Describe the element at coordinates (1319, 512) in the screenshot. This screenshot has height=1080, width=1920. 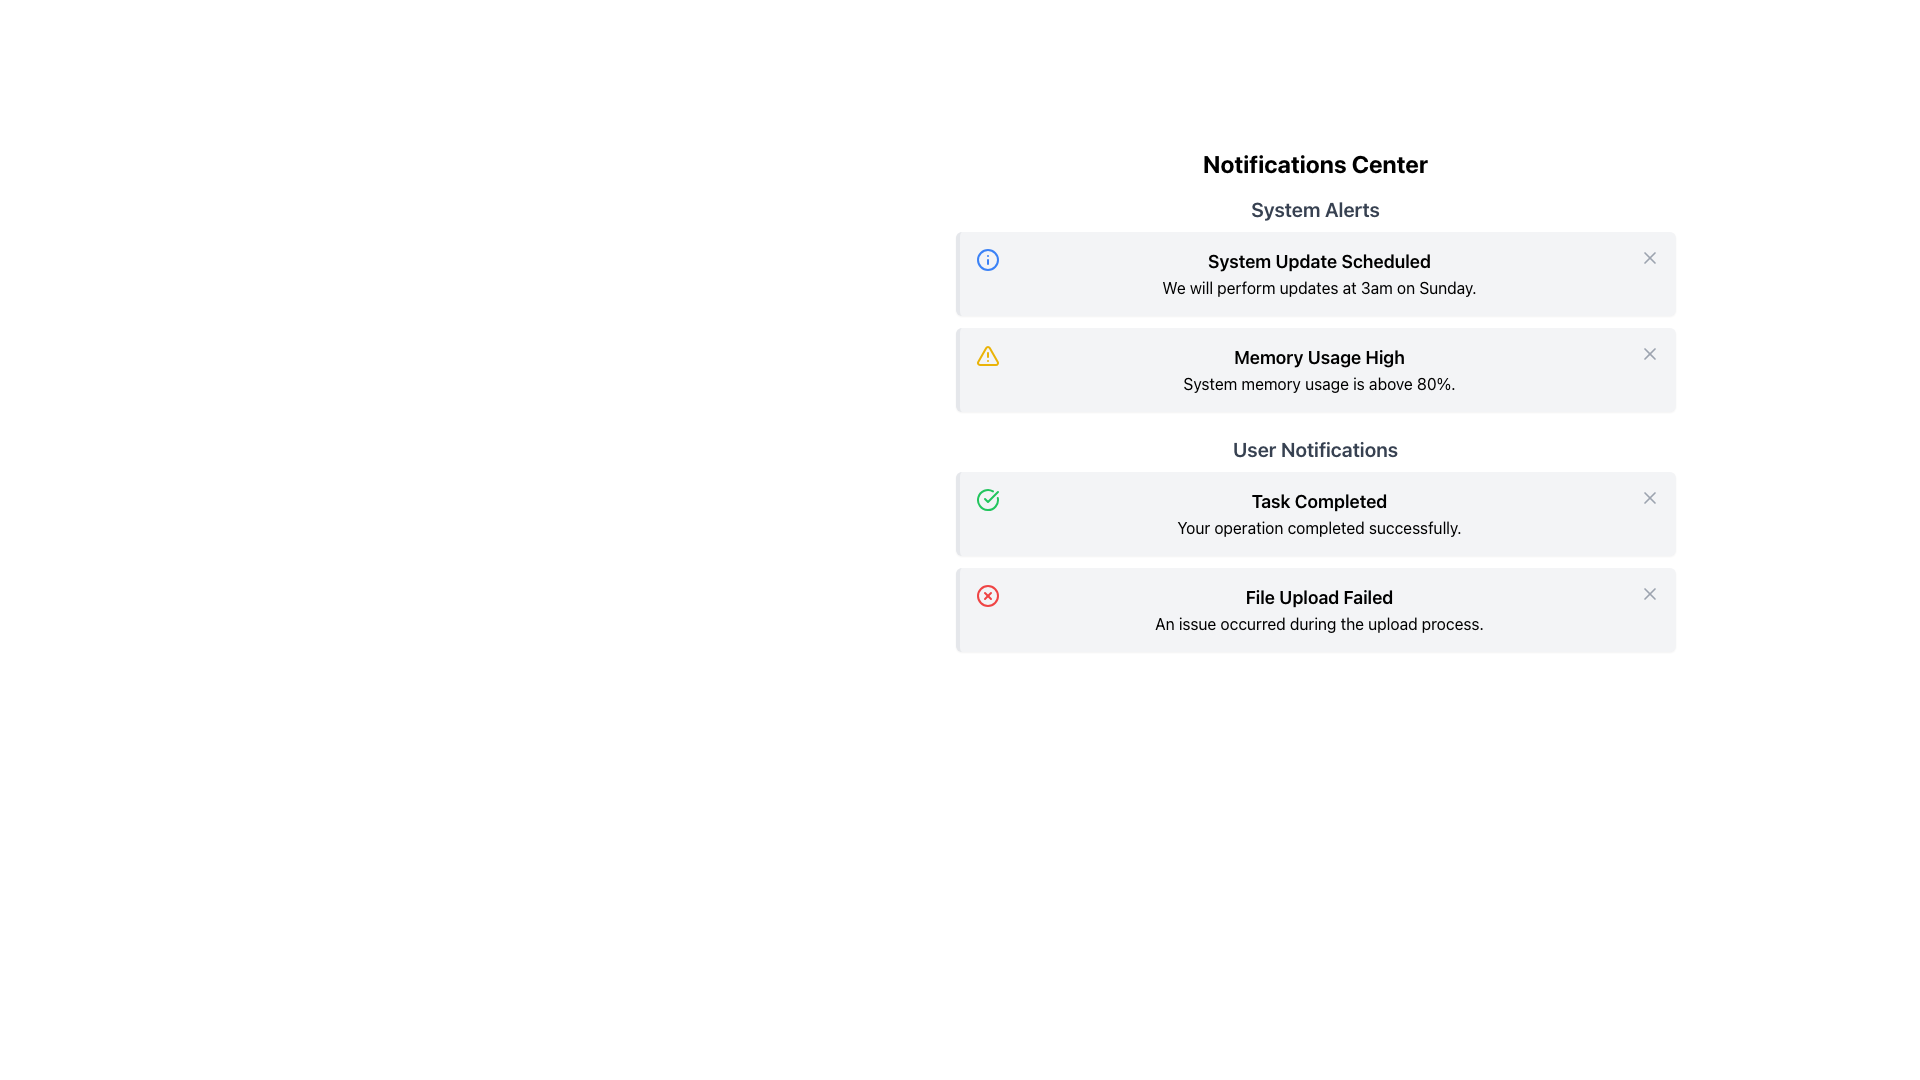
I see `the notification message indicating a successful operation, which is centered within the 'User Notifications' section, positioned below 'Memory Usage High' and above 'File Upload Failed'` at that location.